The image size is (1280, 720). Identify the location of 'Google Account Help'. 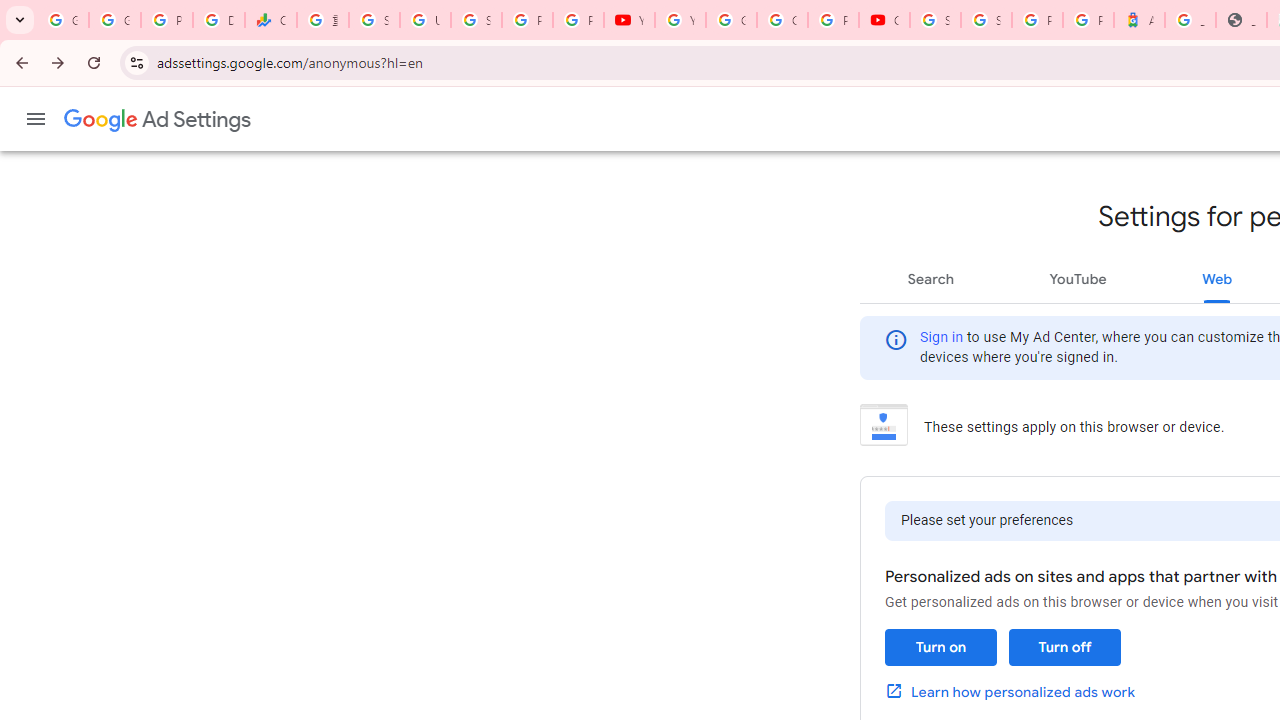
(730, 20).